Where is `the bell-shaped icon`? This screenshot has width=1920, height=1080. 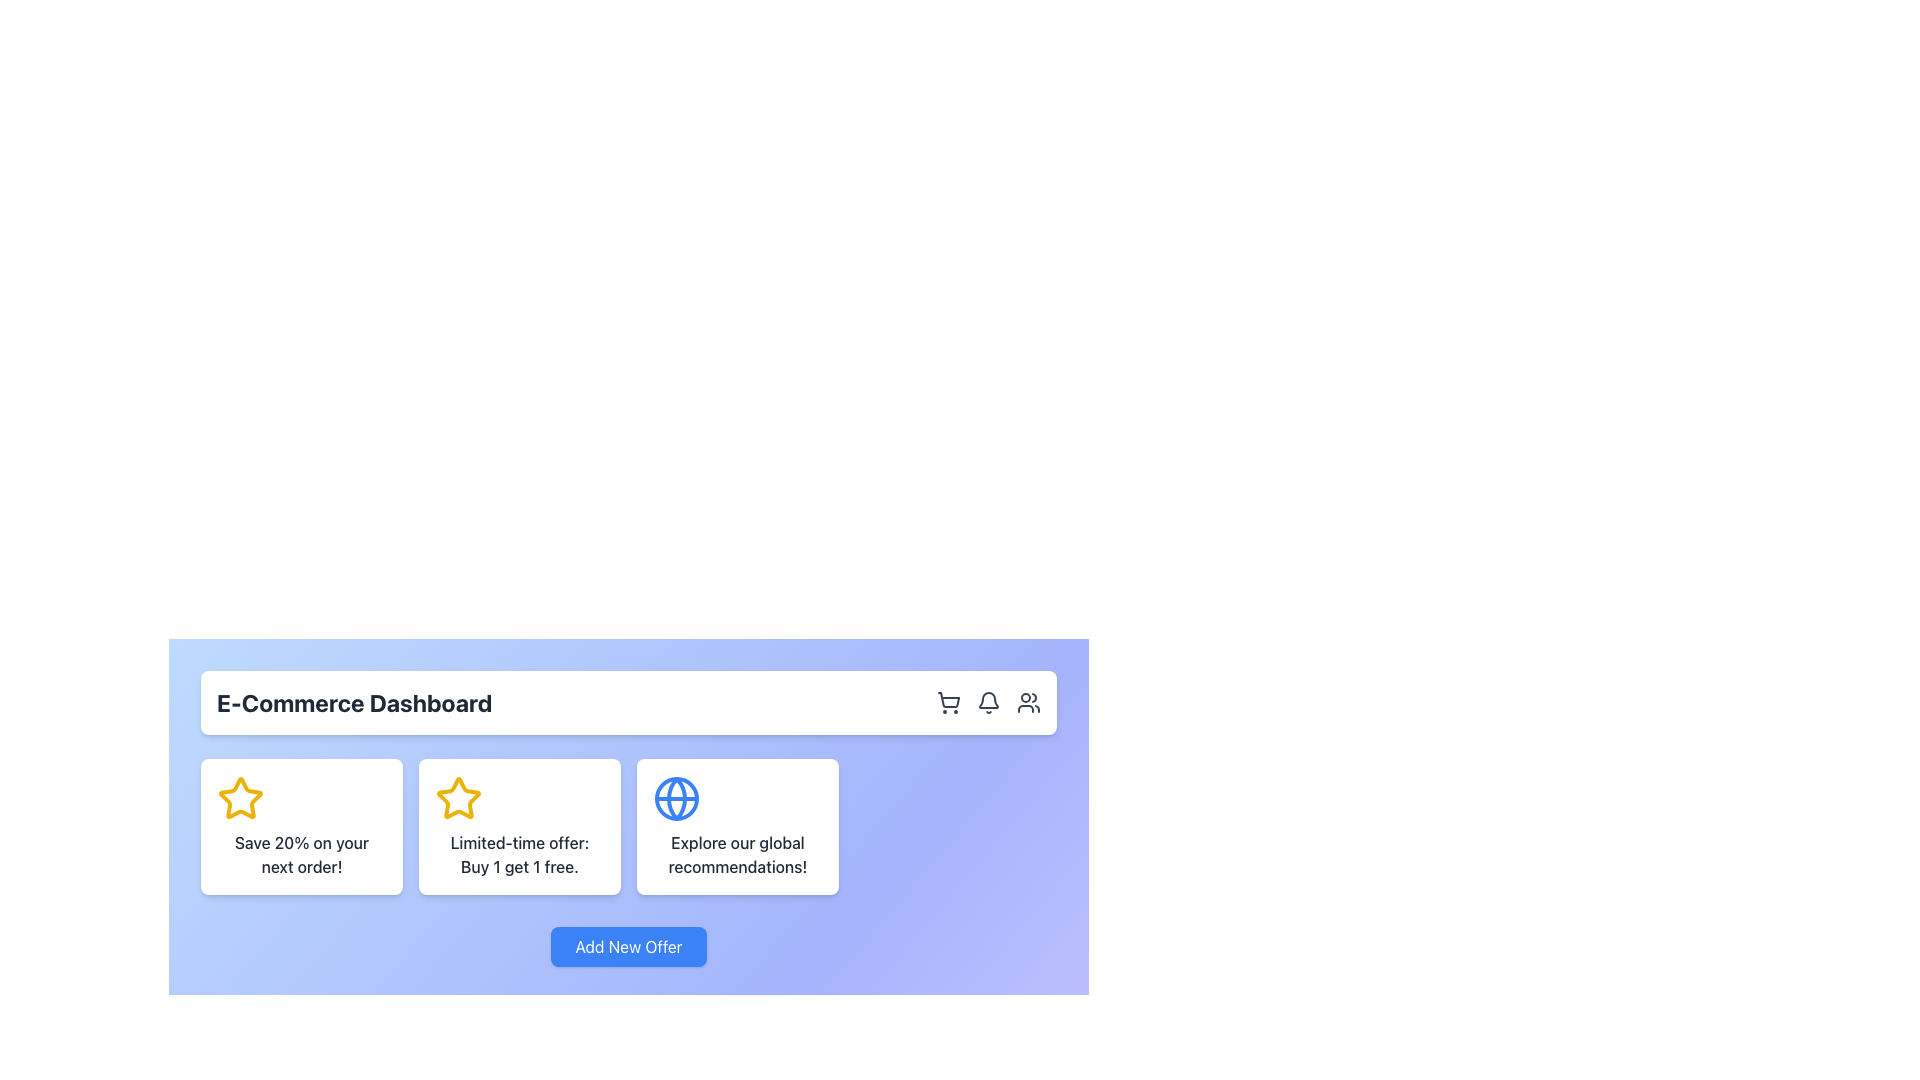 the bell-shaped icon is located at coordinates (988, 701).